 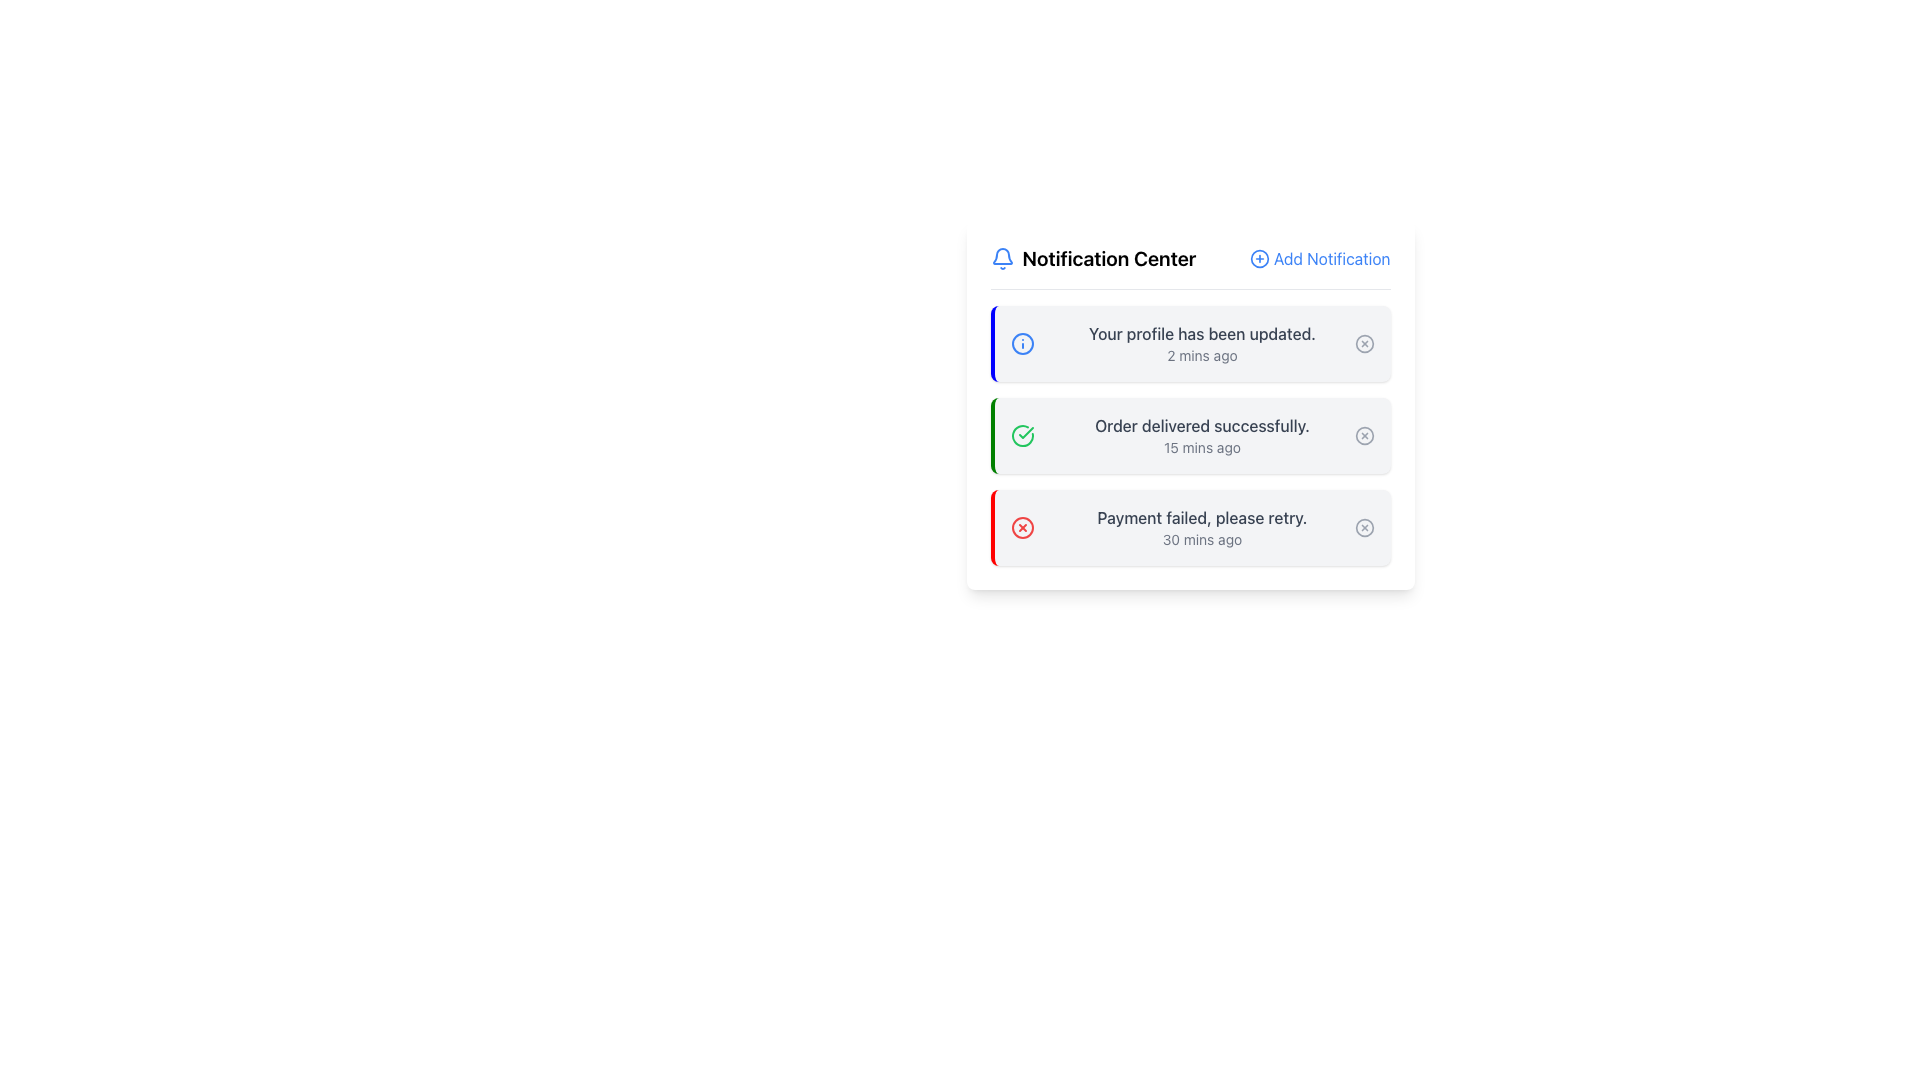 I want to click on the circular green icon with a check mark that signifies completion, located on the left side of the 'Order delivered successfully.' notification entry, so click(x=1022, y=434).